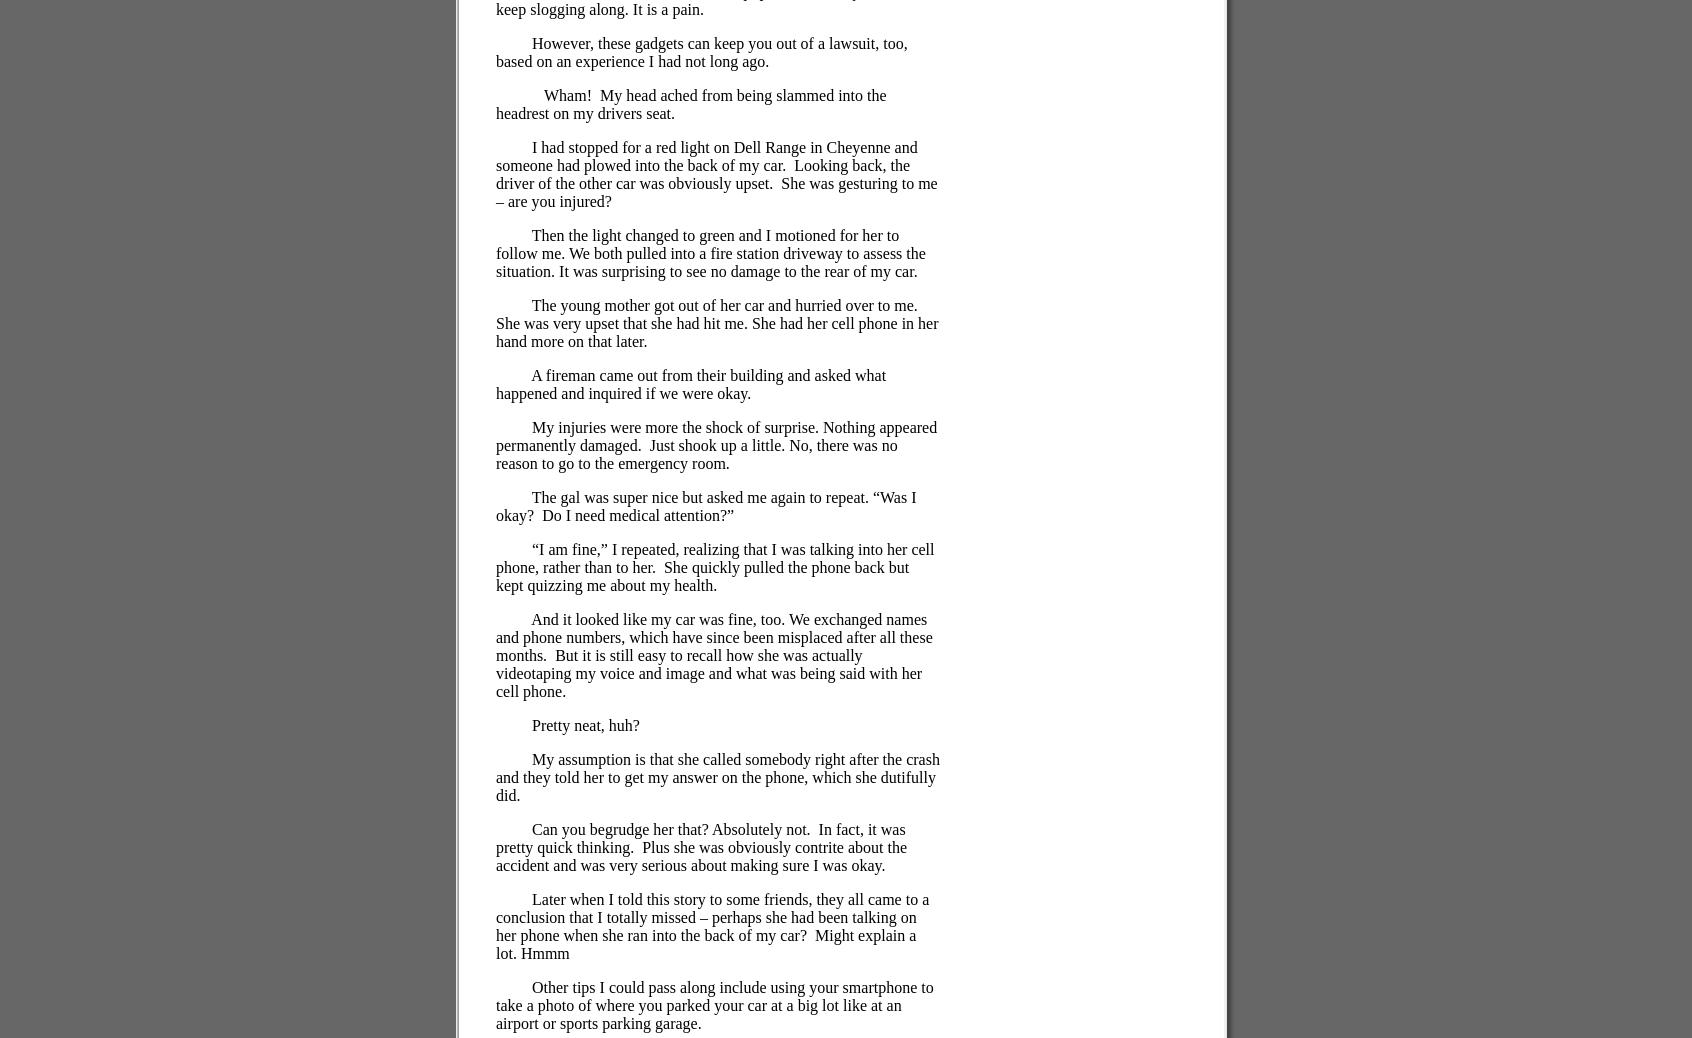  What do you see at coordinates (707, 672) in the screenshot?
I see `'But it is still easy to recall how she was actually videotaping my voice
and image and what was being said with her cell phone.'` at bounding box center [707, 672].